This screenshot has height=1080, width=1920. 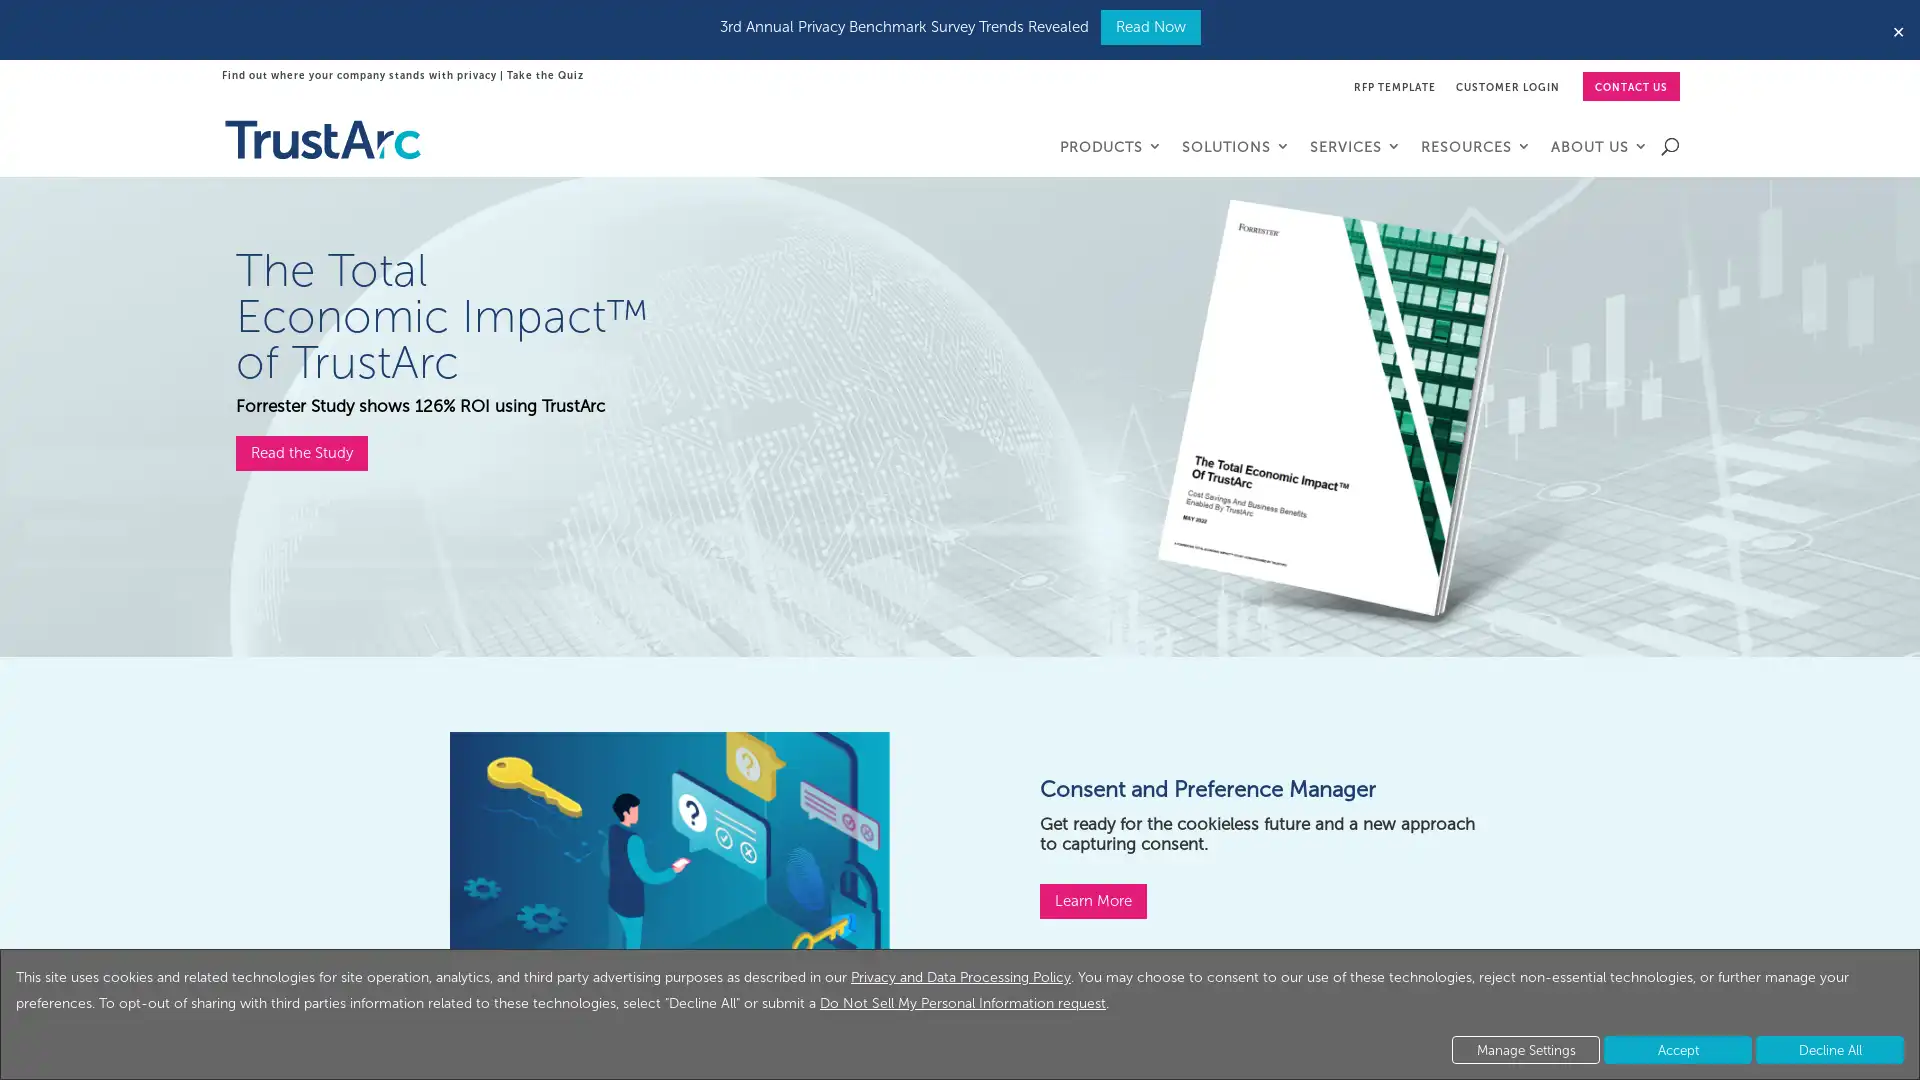 I want to click on Accept, so click(x=1678, y=1048).